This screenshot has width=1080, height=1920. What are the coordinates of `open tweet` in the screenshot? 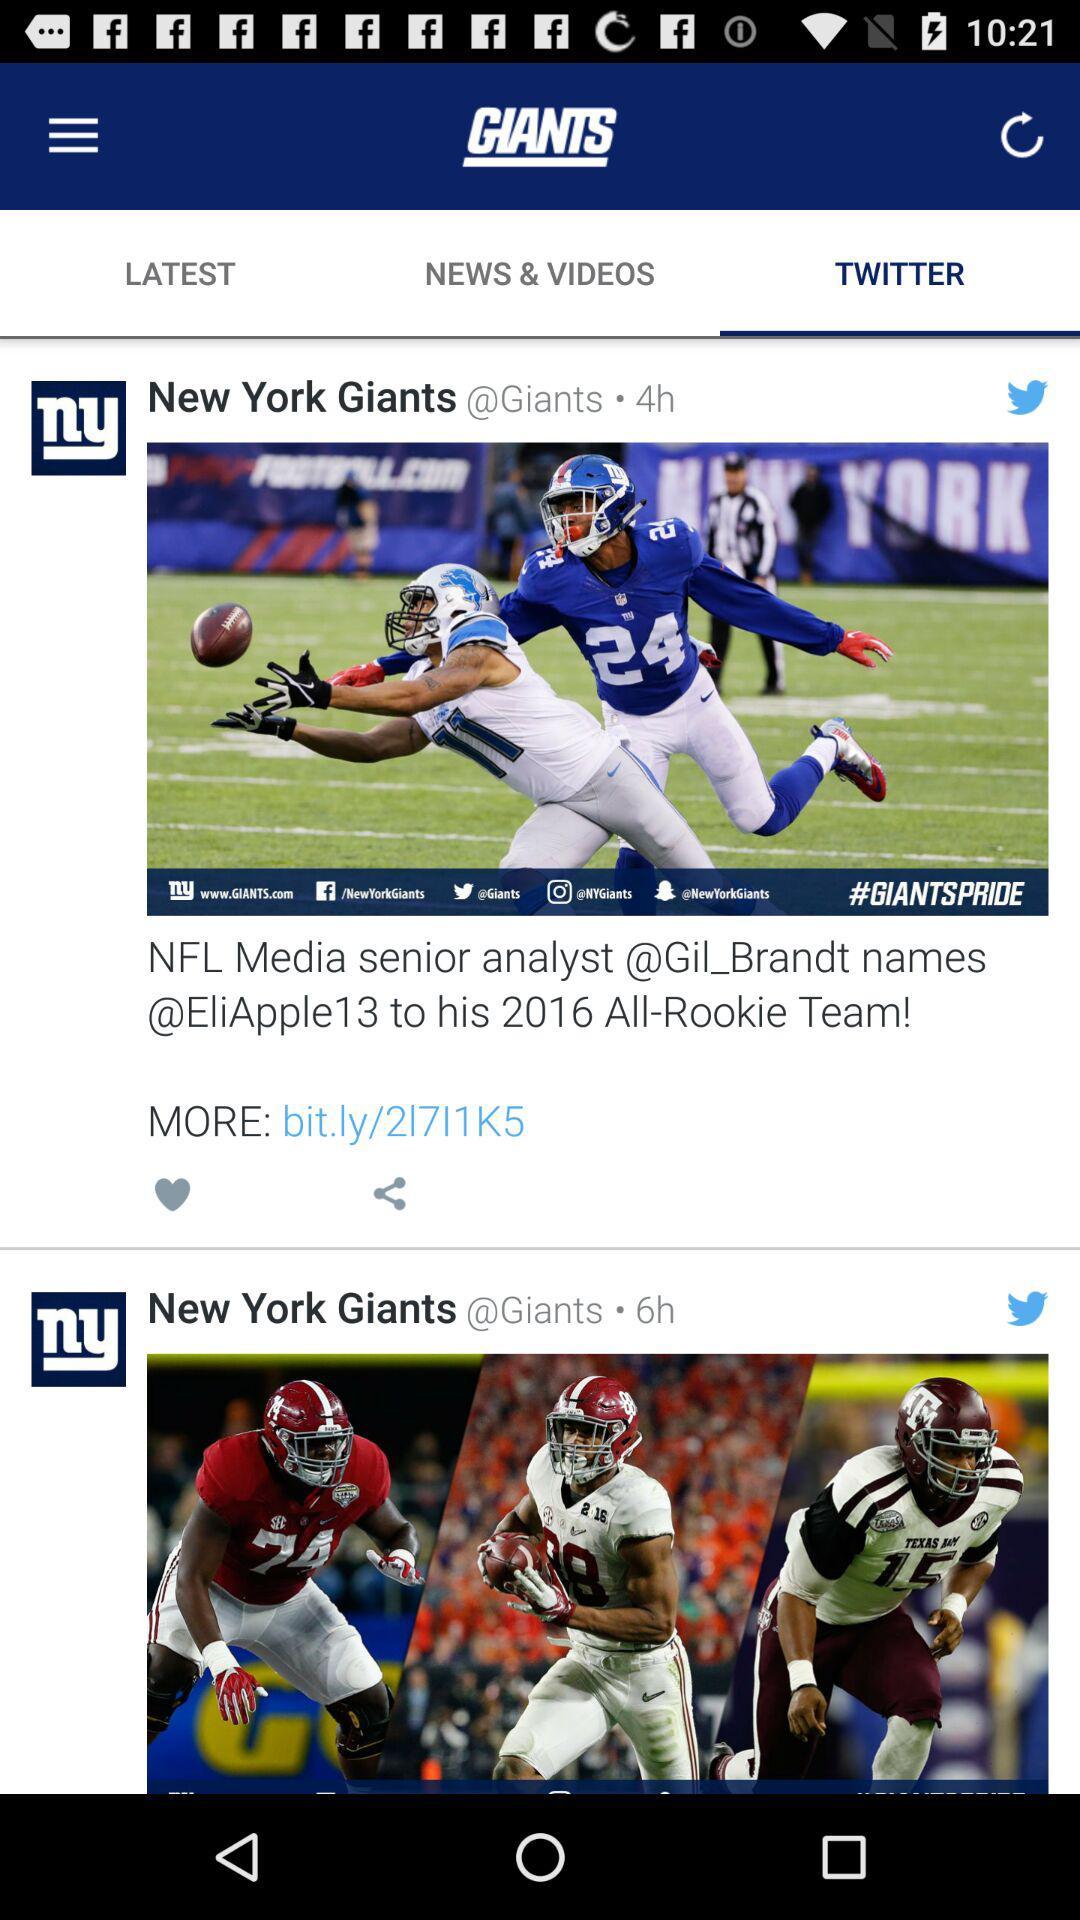 It's located at (596, 1572).